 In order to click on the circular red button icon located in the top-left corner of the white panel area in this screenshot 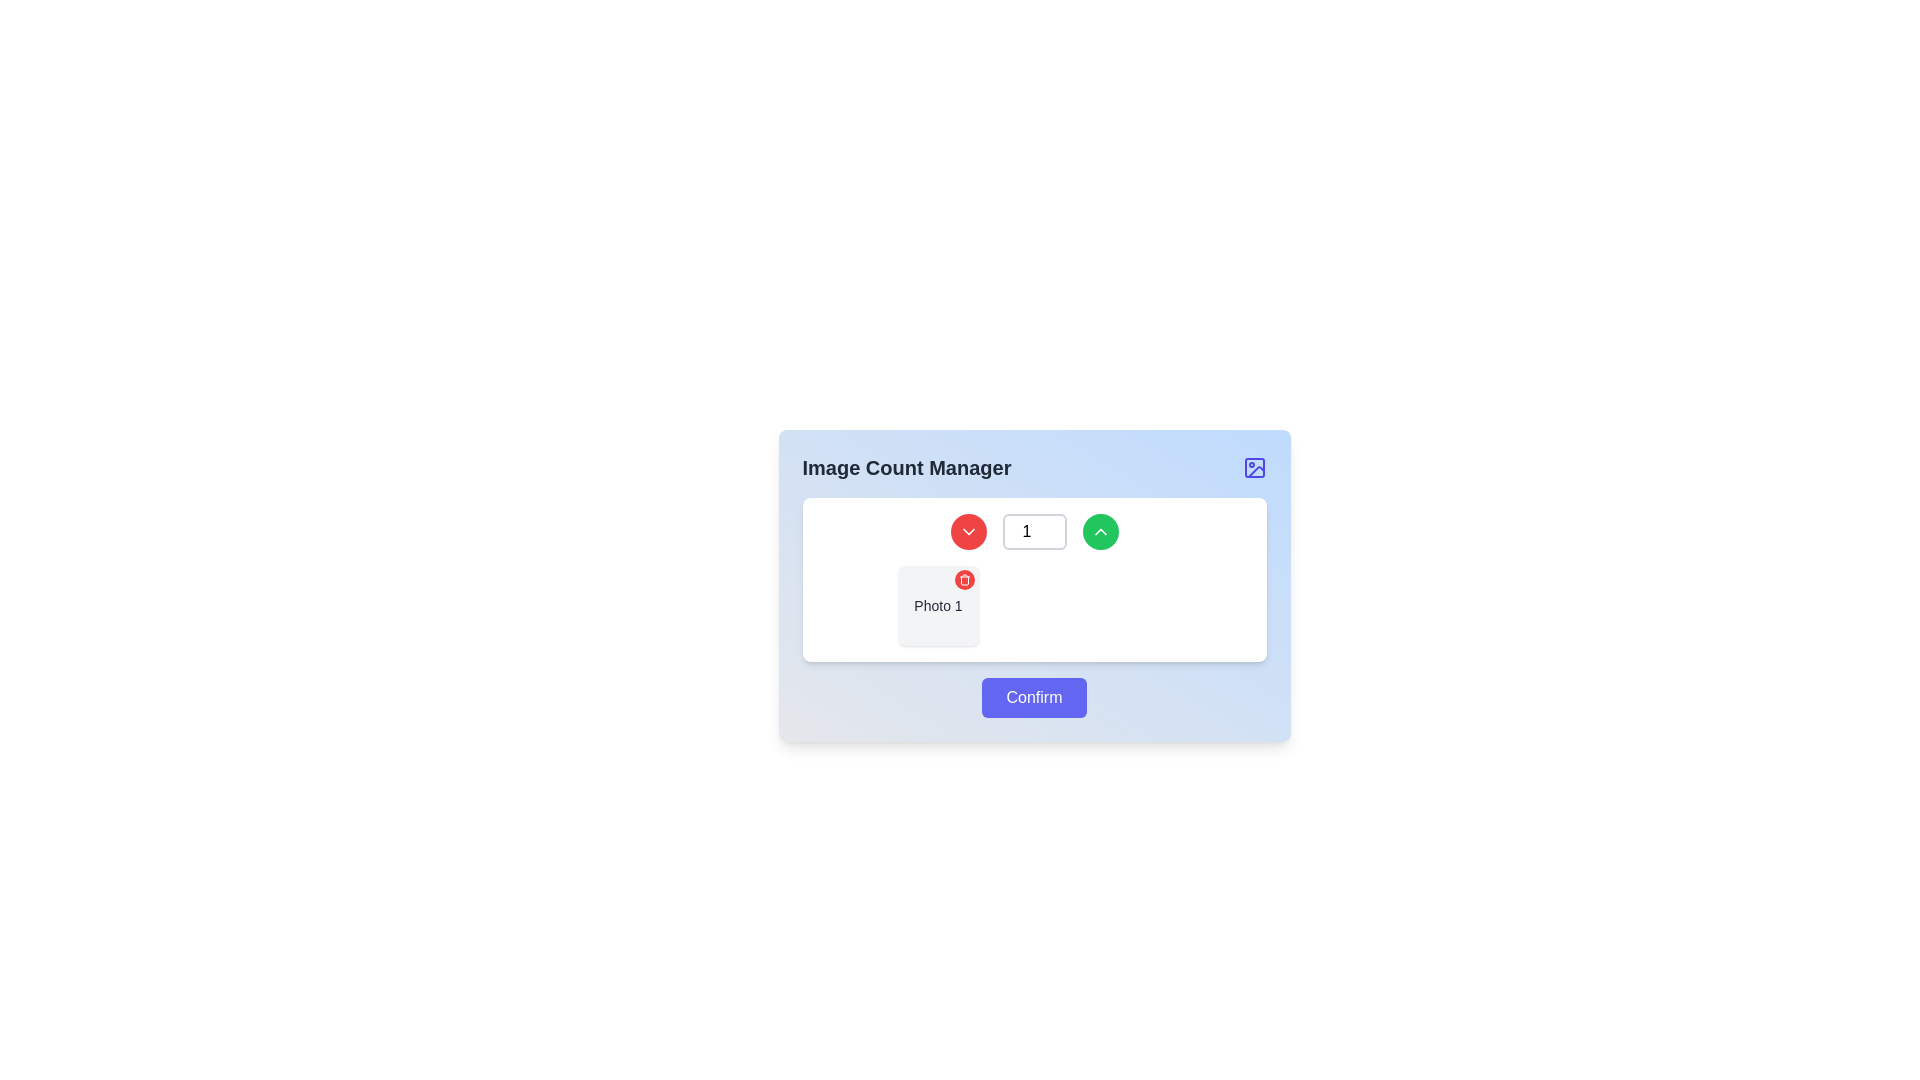, I will do `click(968, 531)`.